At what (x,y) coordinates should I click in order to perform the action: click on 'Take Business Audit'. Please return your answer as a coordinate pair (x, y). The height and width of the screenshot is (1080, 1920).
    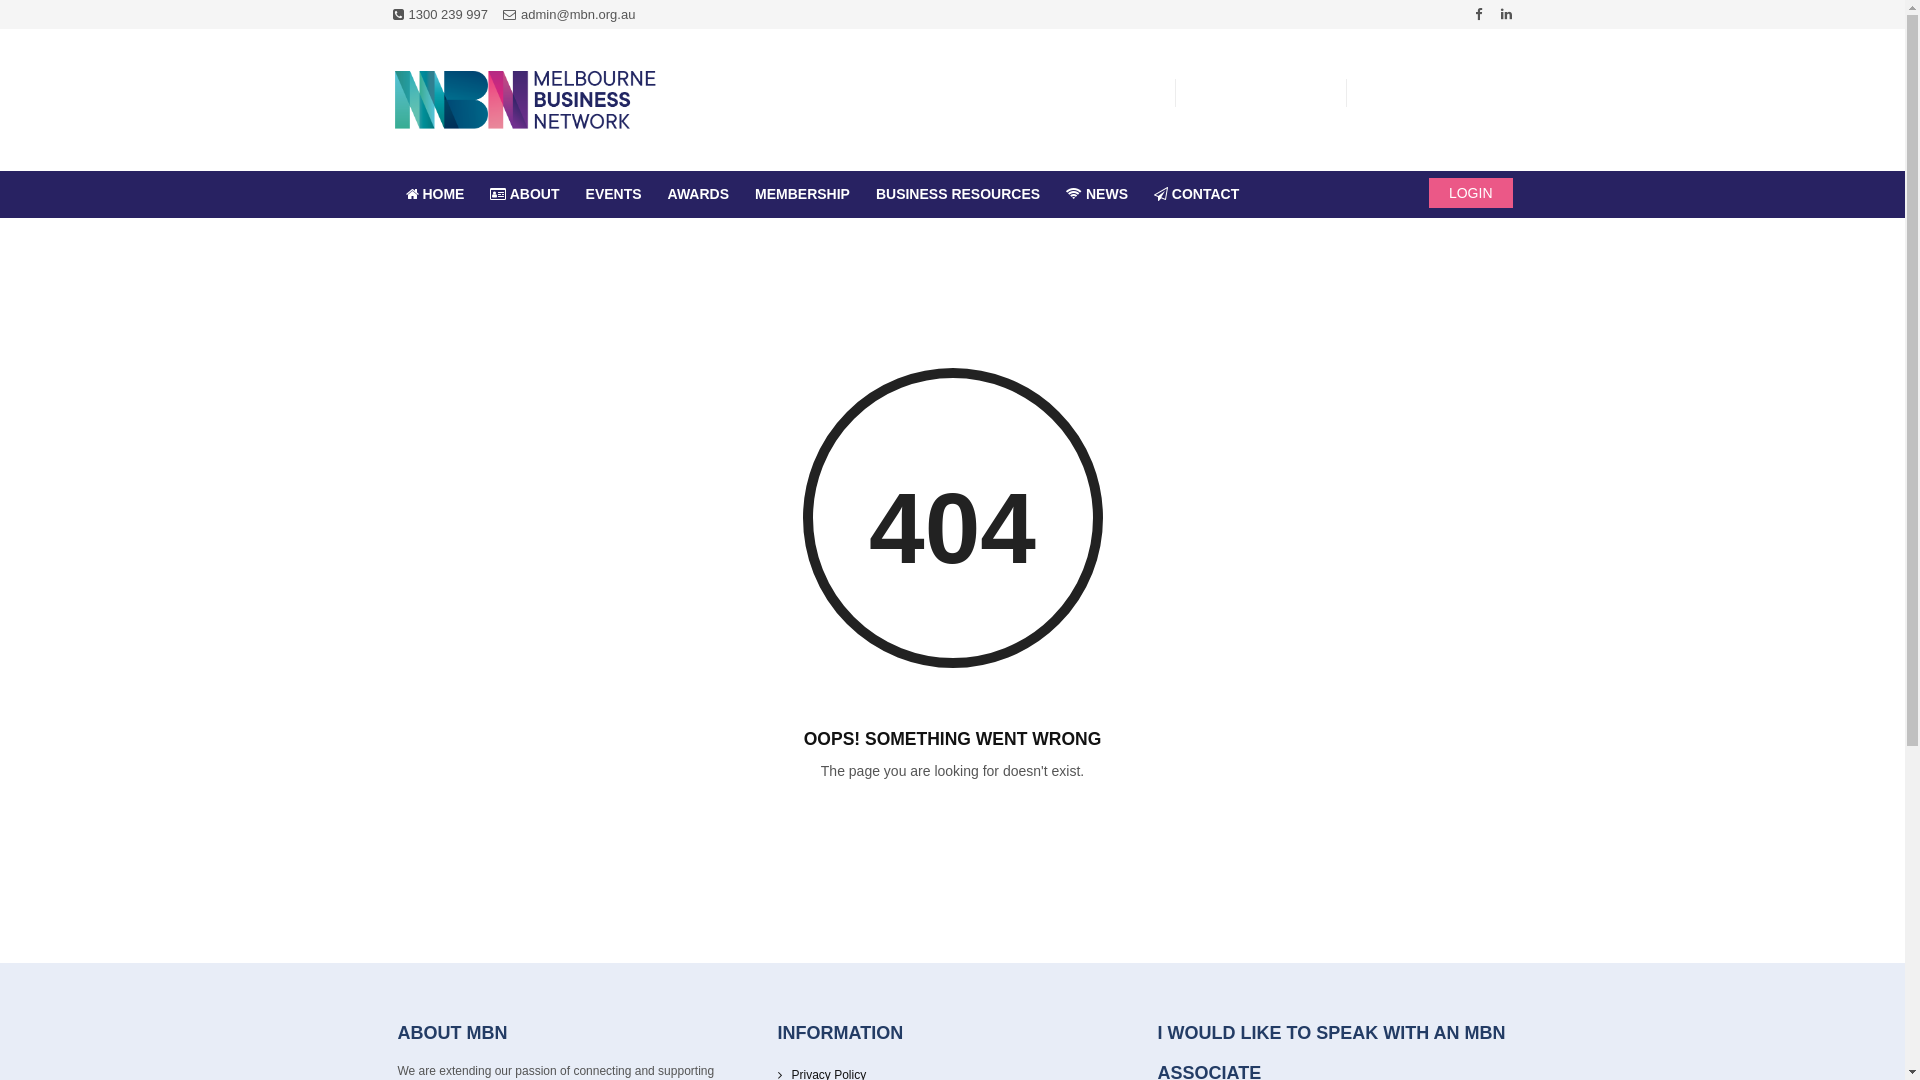
    Looking at the image, I should click on (1081, 95).